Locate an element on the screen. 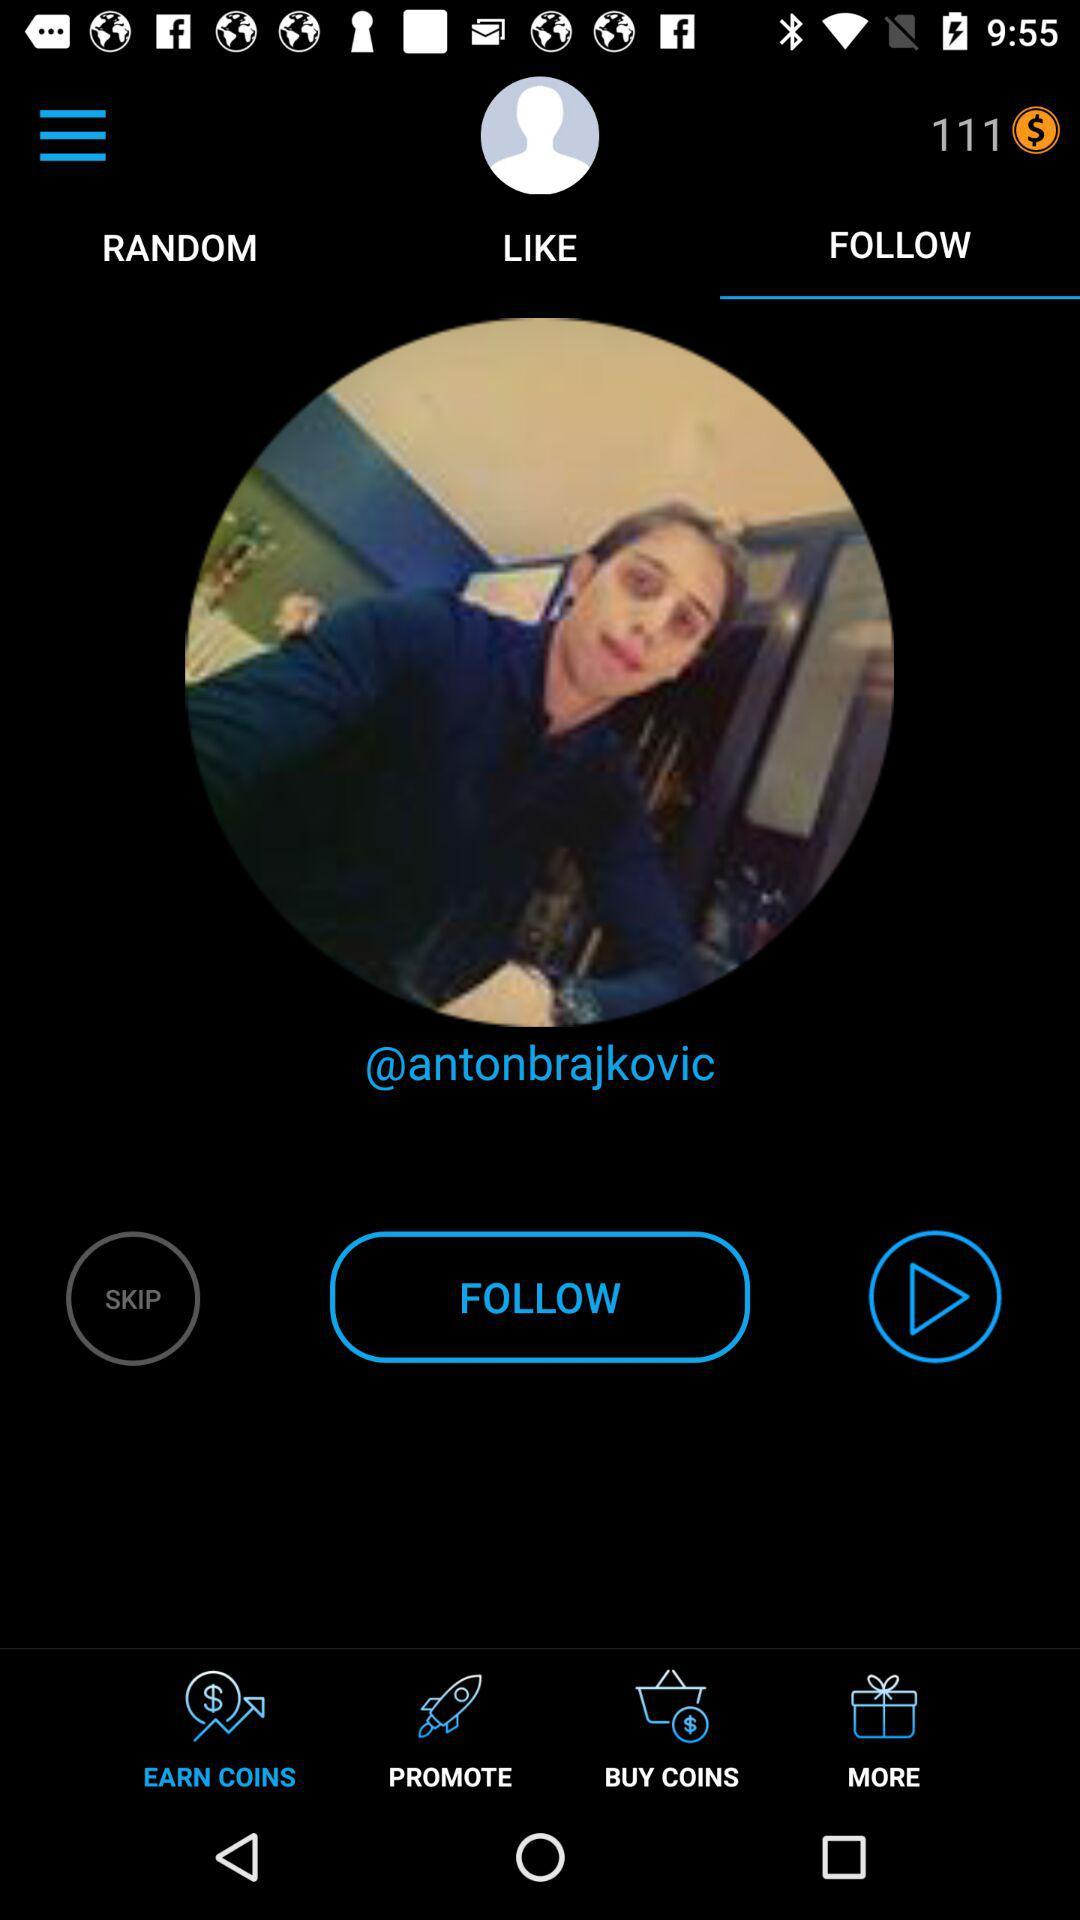  the picture is located at coordinates (540, 672).